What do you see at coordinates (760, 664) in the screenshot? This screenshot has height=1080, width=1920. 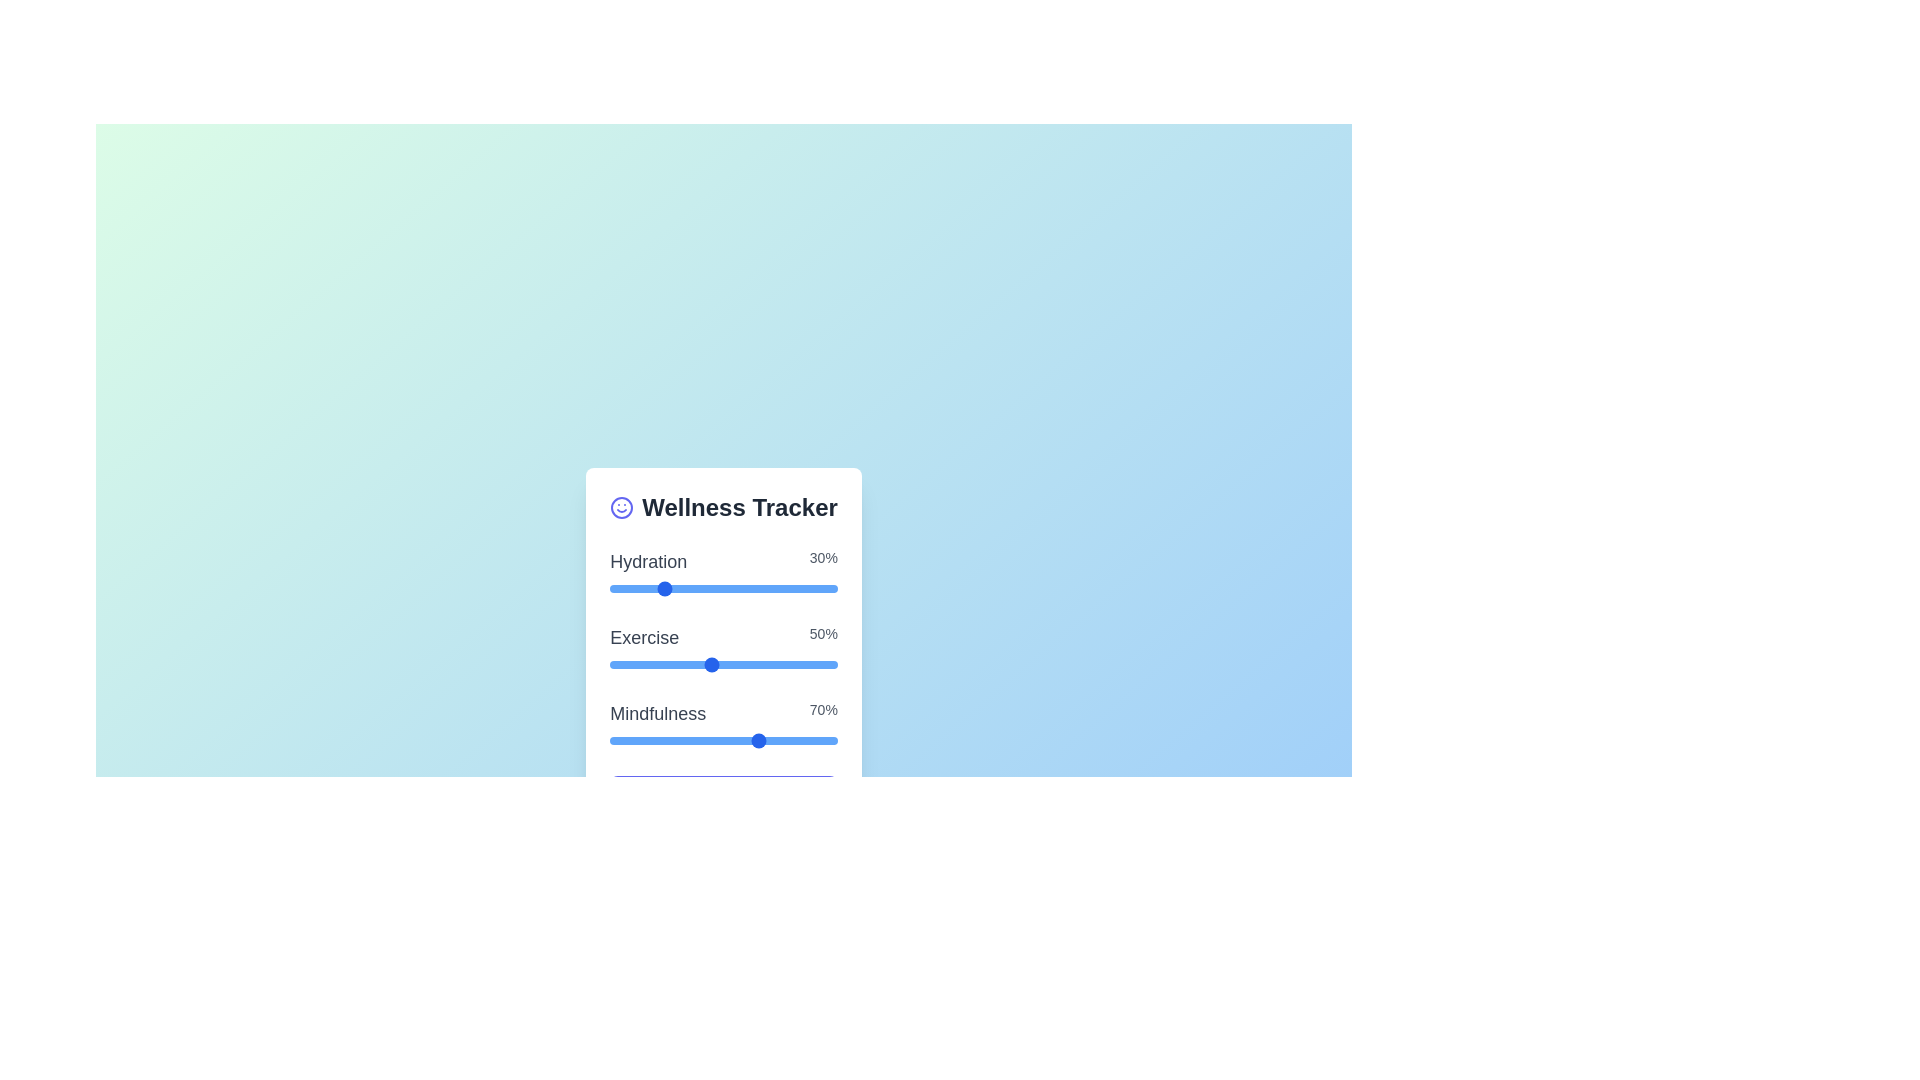 I see `the 'Exercise' slider to set its value to 7` at bounding box center [760, 664].